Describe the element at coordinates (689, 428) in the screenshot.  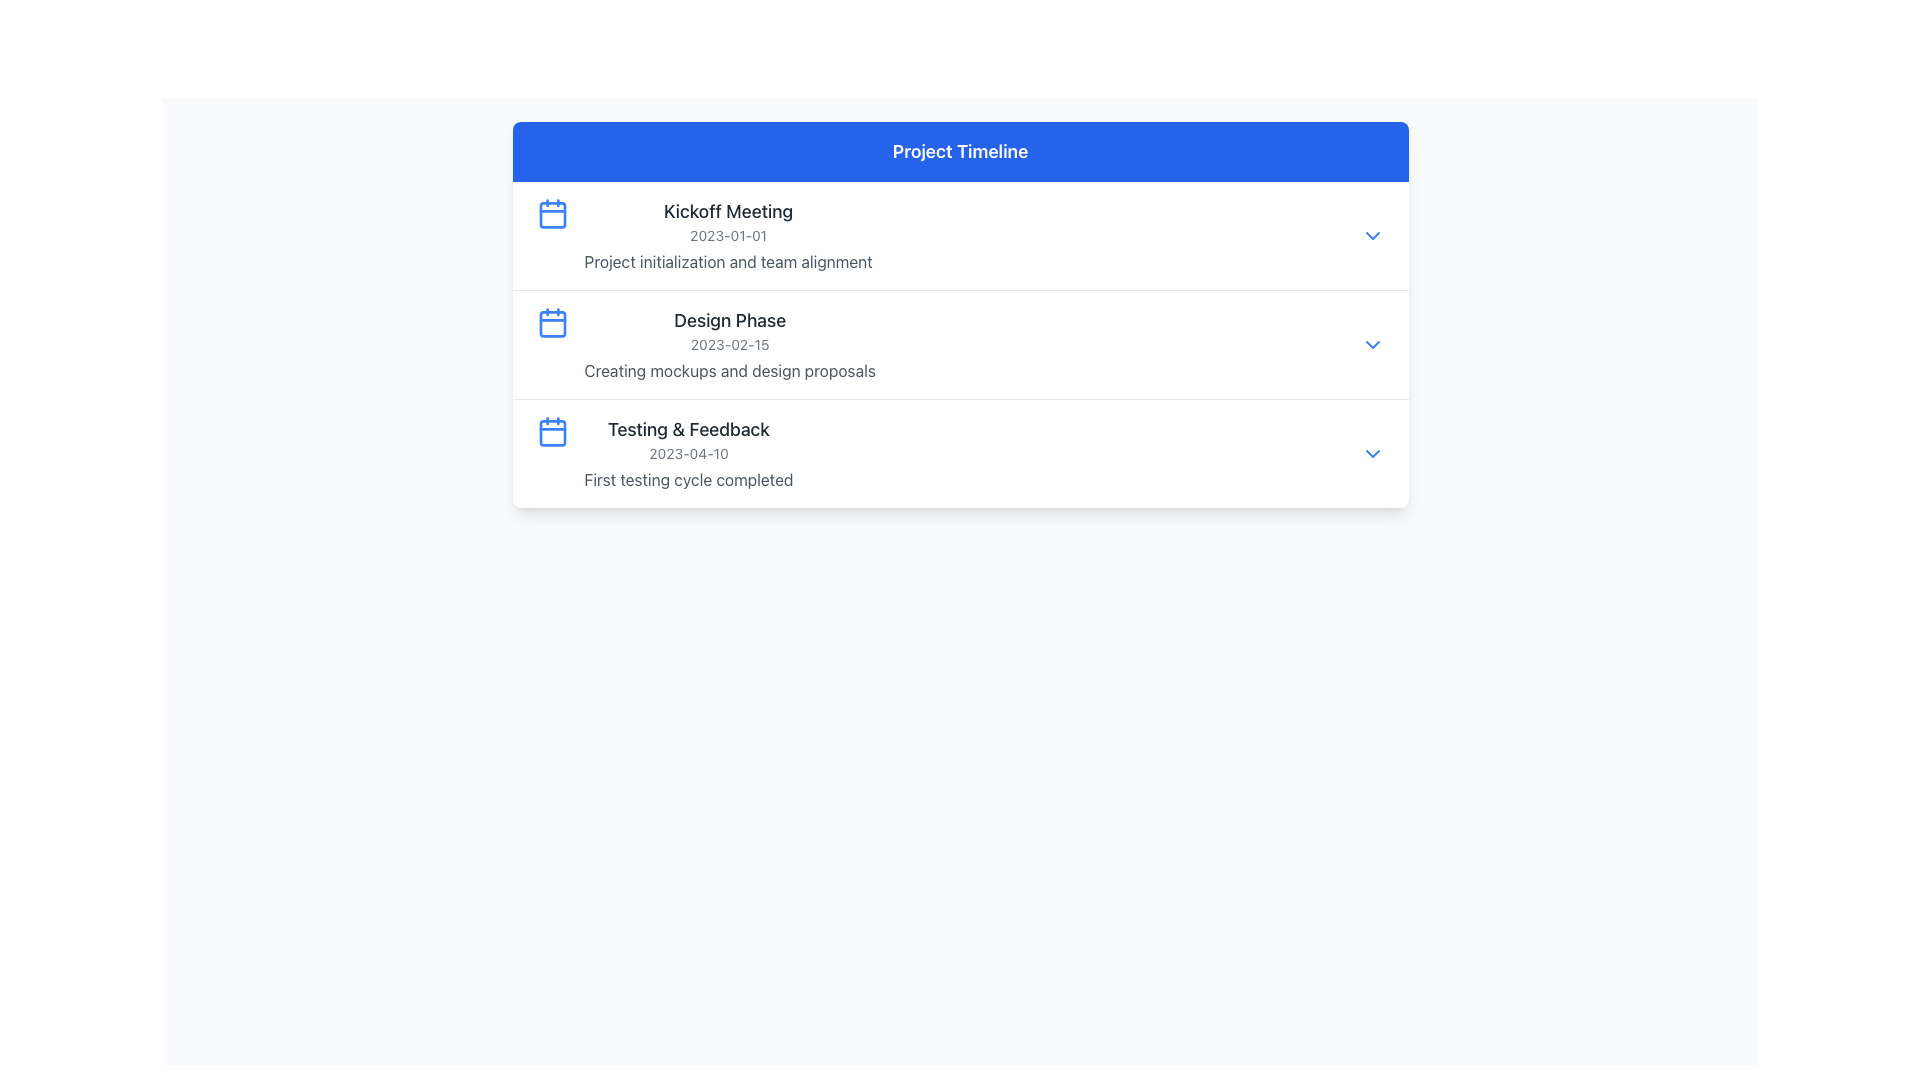
I see `the 'Testing & Feedback' text header` at that location.